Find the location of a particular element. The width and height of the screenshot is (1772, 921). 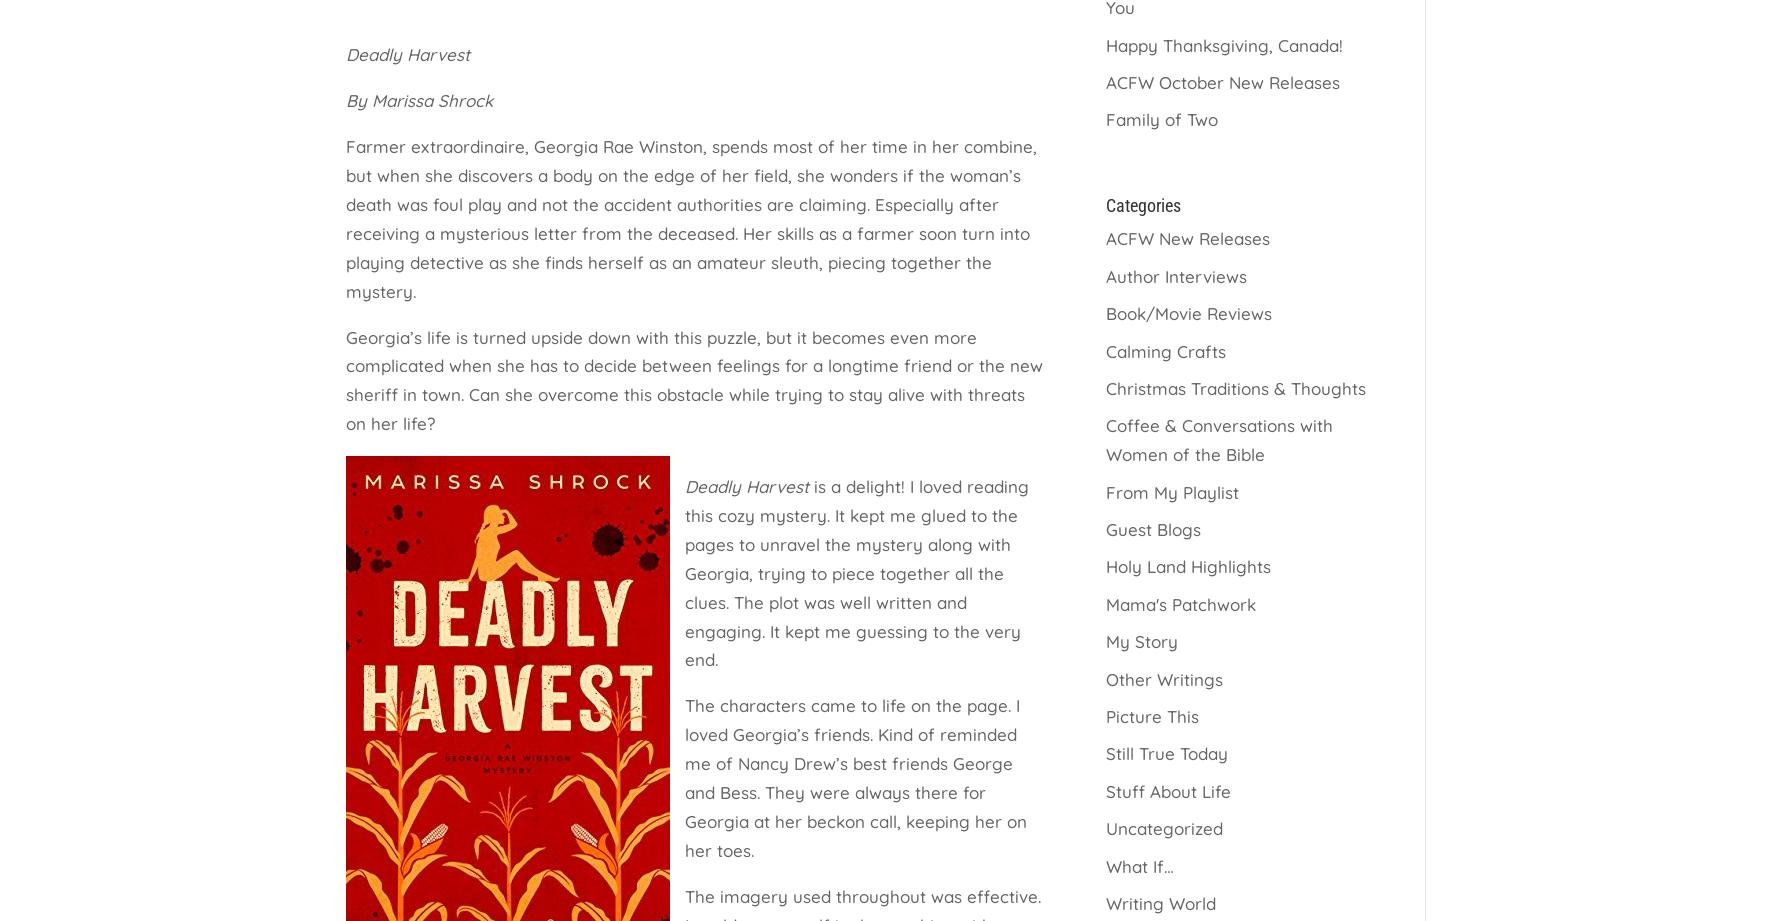

'By Marissa Shrock' is located at coordinates (419, 100).